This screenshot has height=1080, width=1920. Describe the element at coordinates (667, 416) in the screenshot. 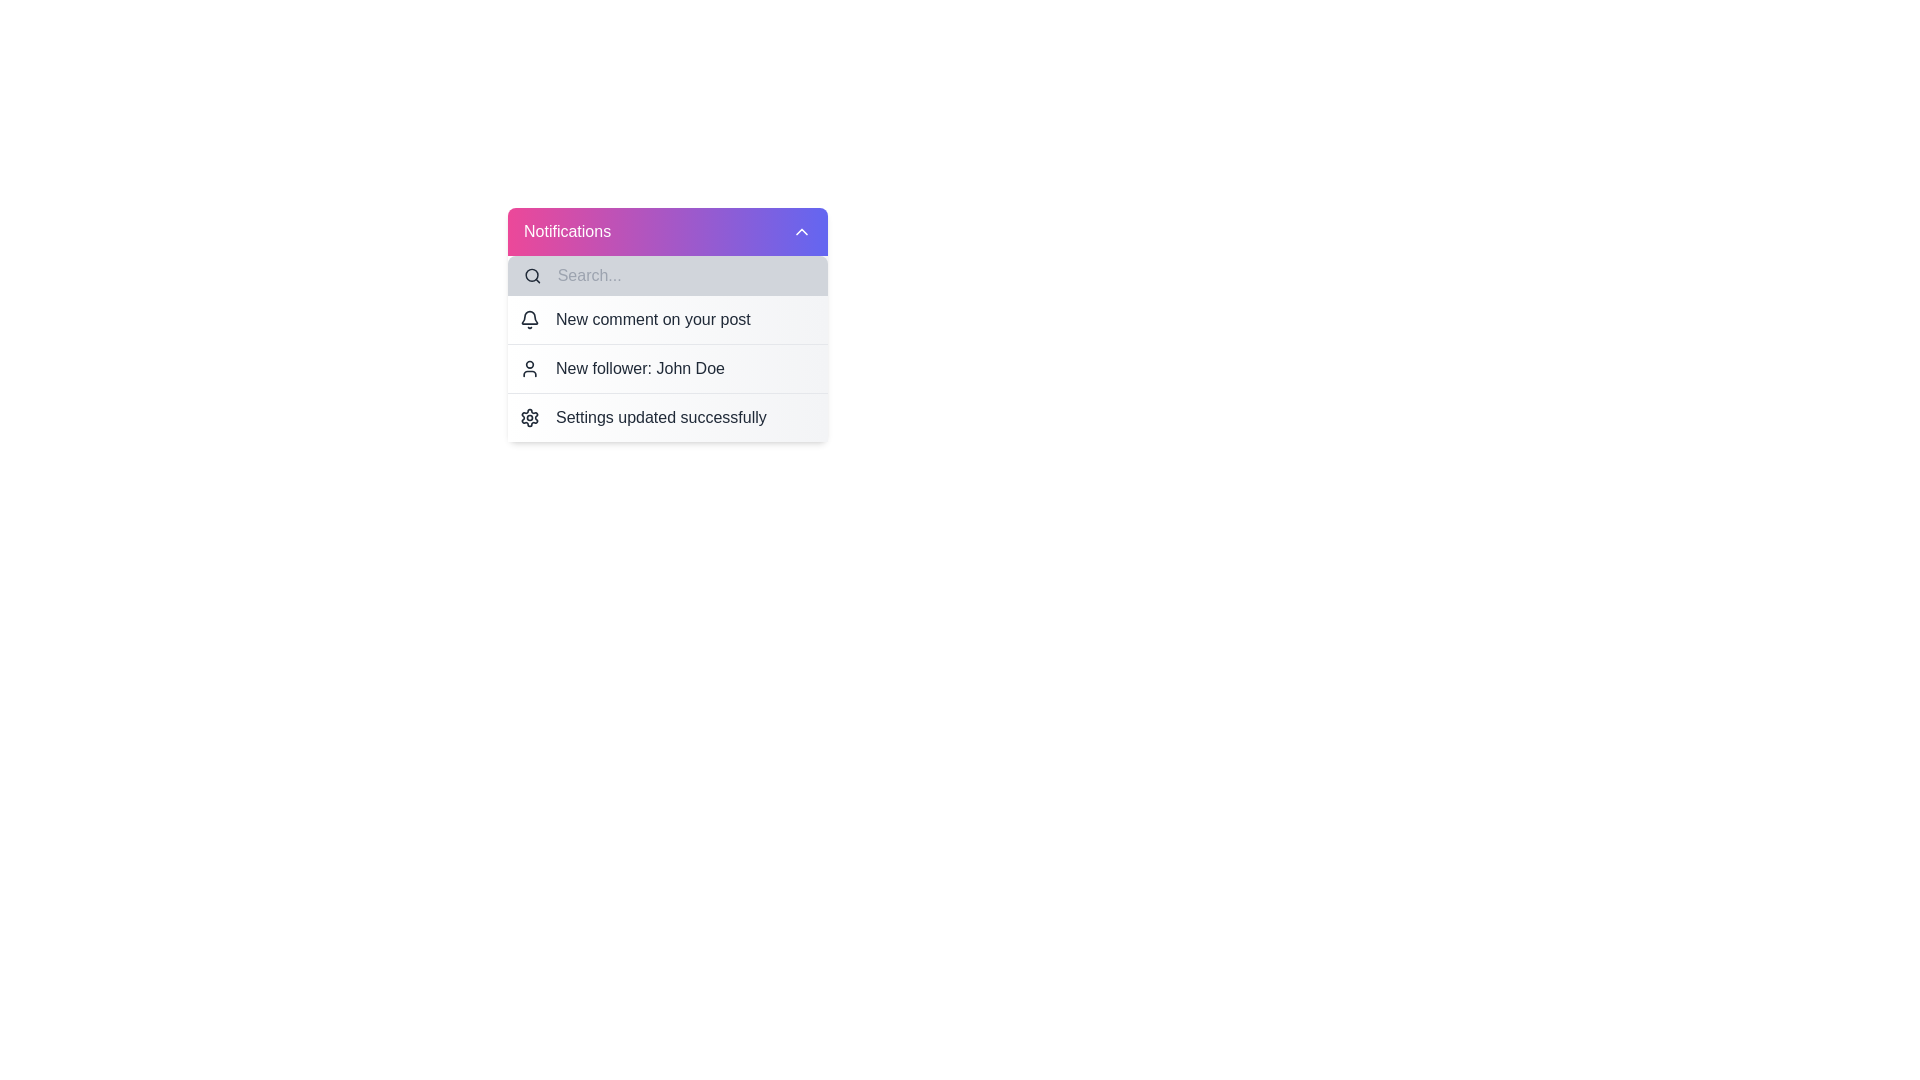

I see `the notification item Settings updated successfully to highlight it` at that location.